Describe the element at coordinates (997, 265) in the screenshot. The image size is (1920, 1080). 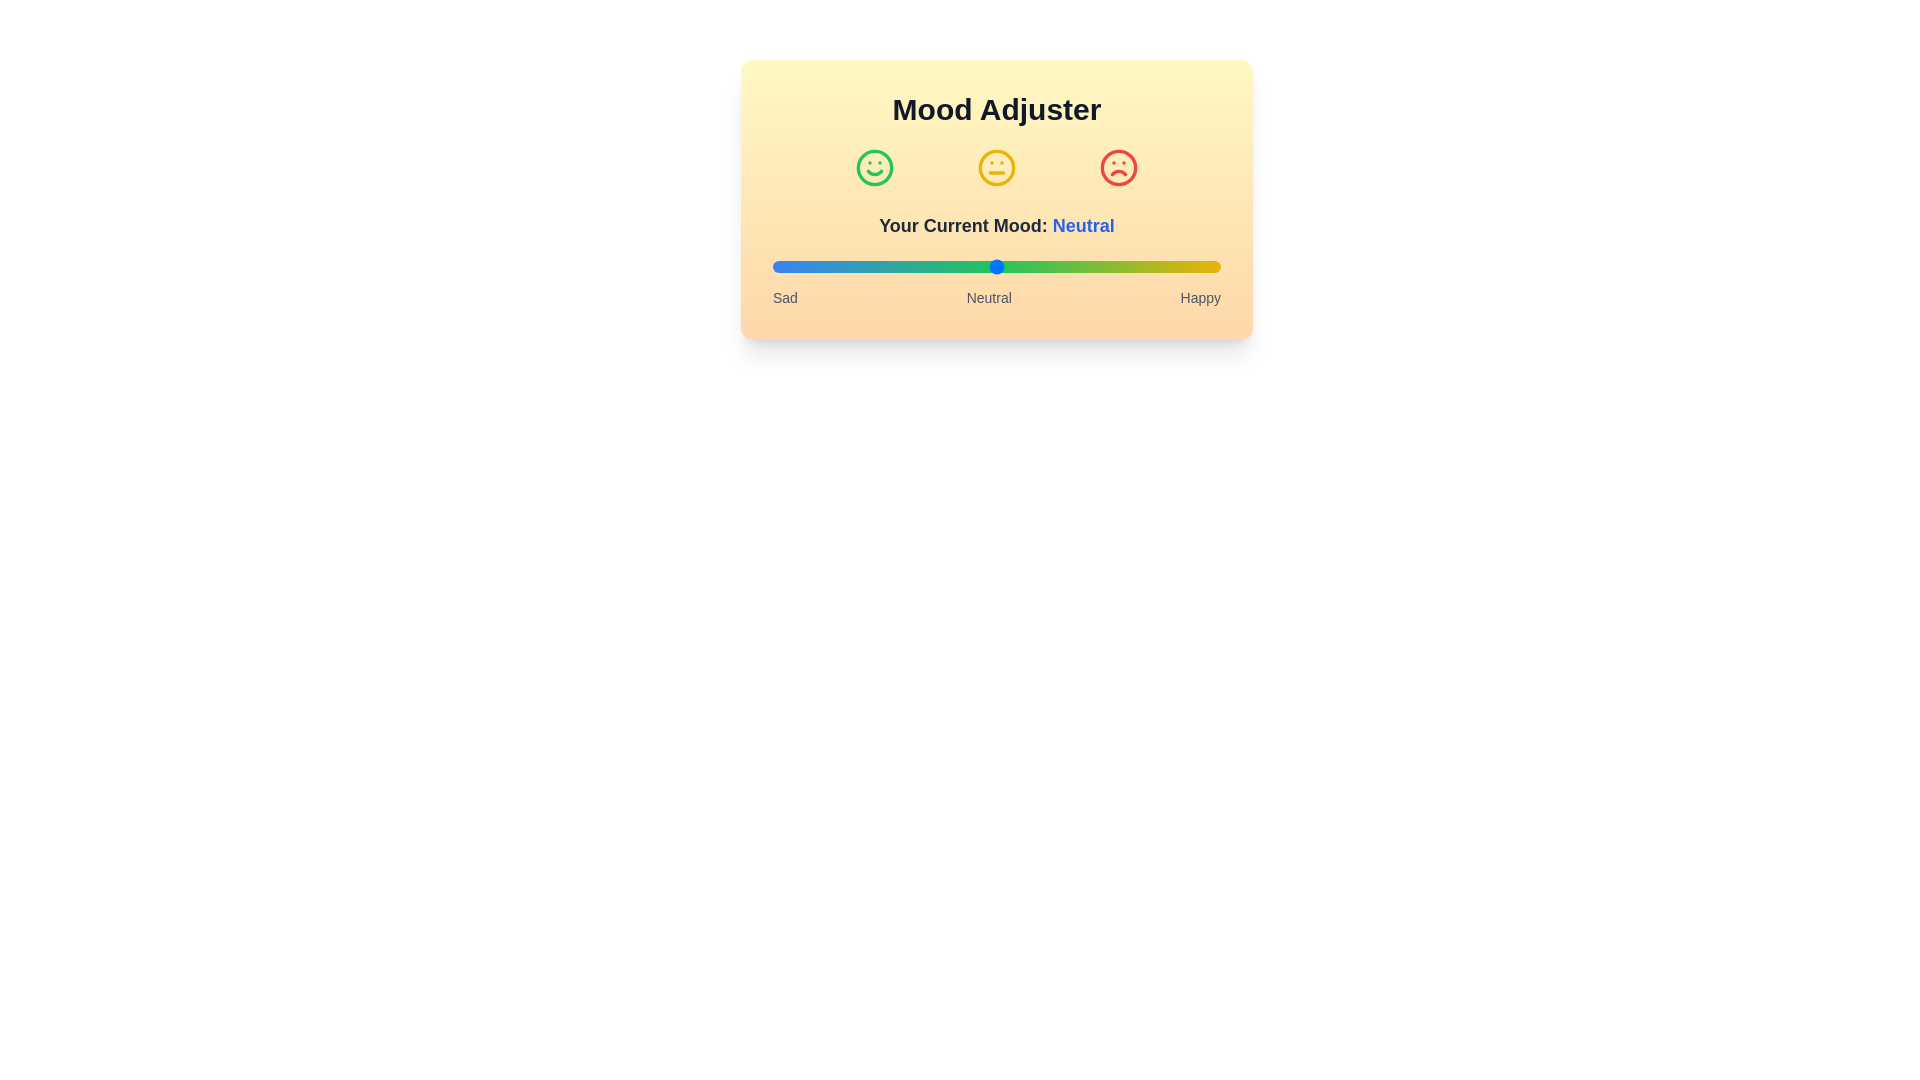
I see `the mood slider to the desired level 50` at that location.